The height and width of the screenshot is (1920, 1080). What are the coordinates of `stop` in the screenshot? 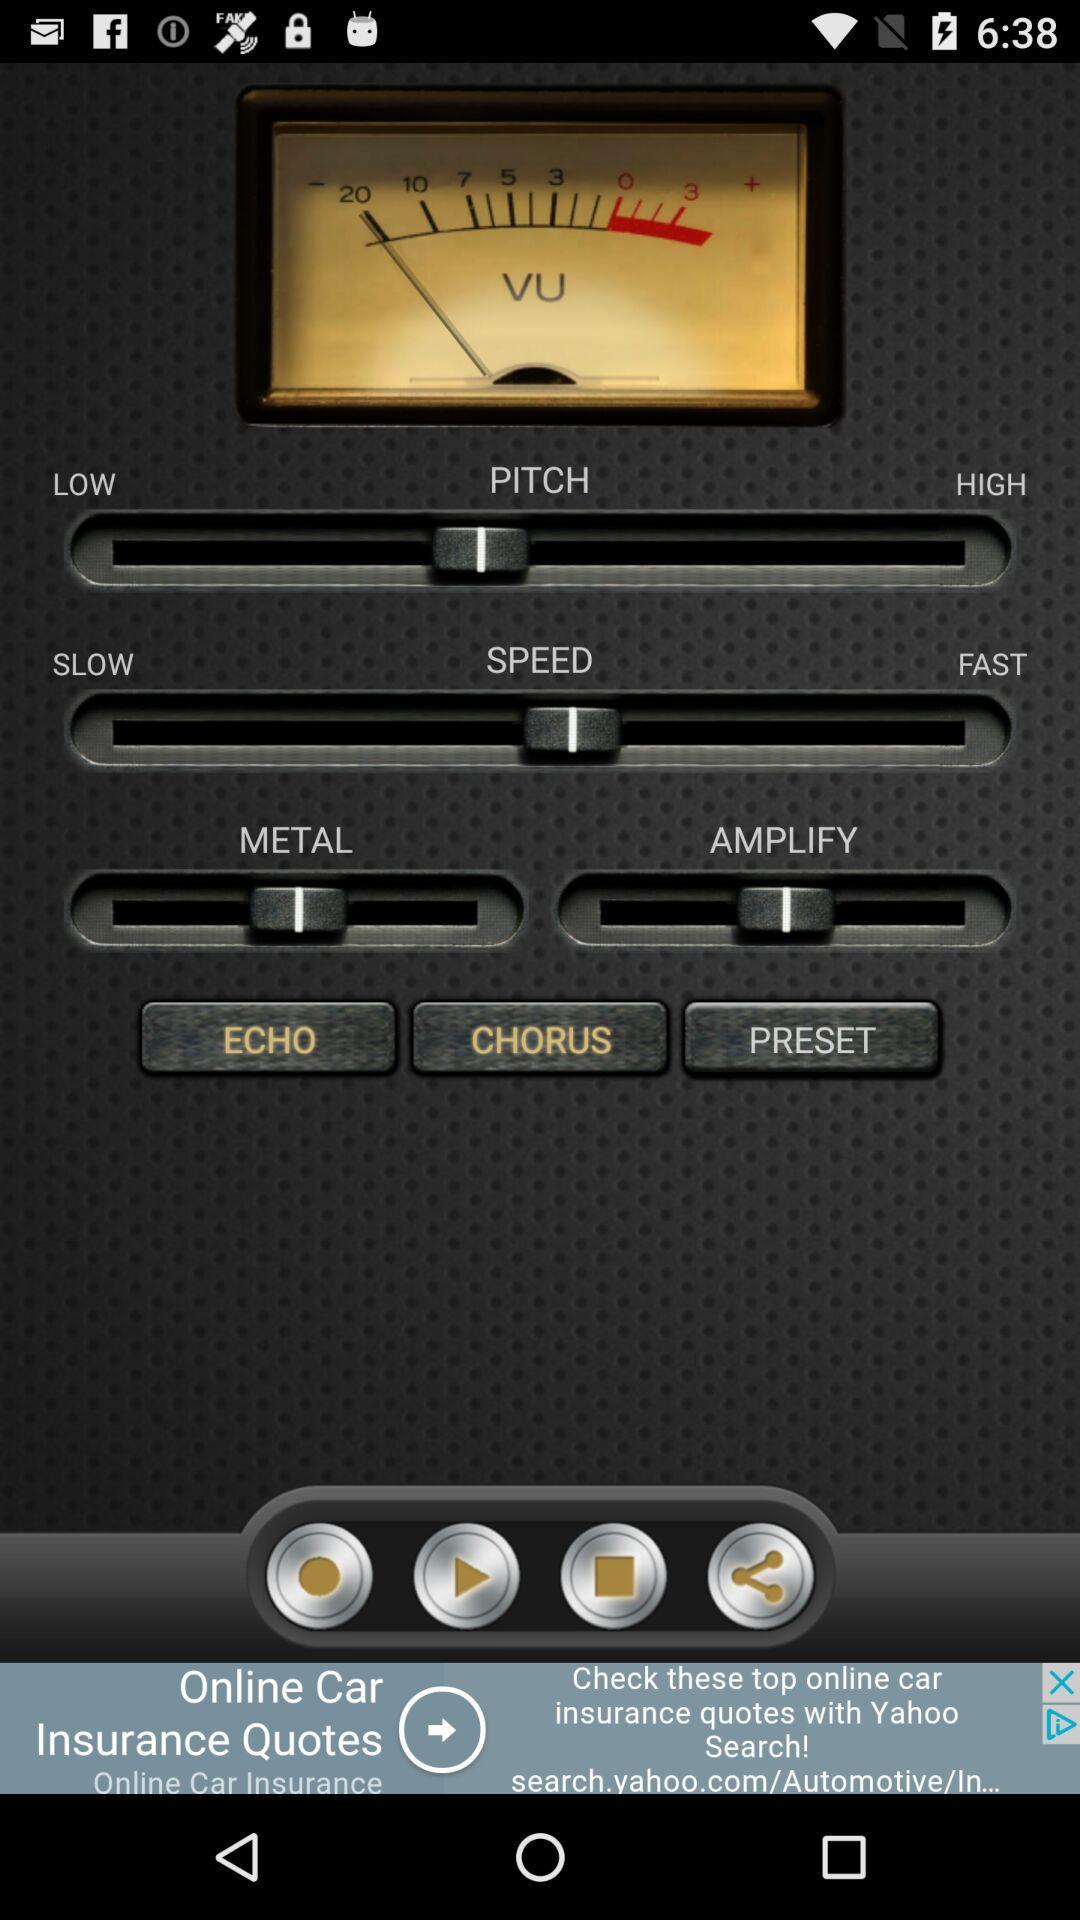 It's located at (612, 1575).